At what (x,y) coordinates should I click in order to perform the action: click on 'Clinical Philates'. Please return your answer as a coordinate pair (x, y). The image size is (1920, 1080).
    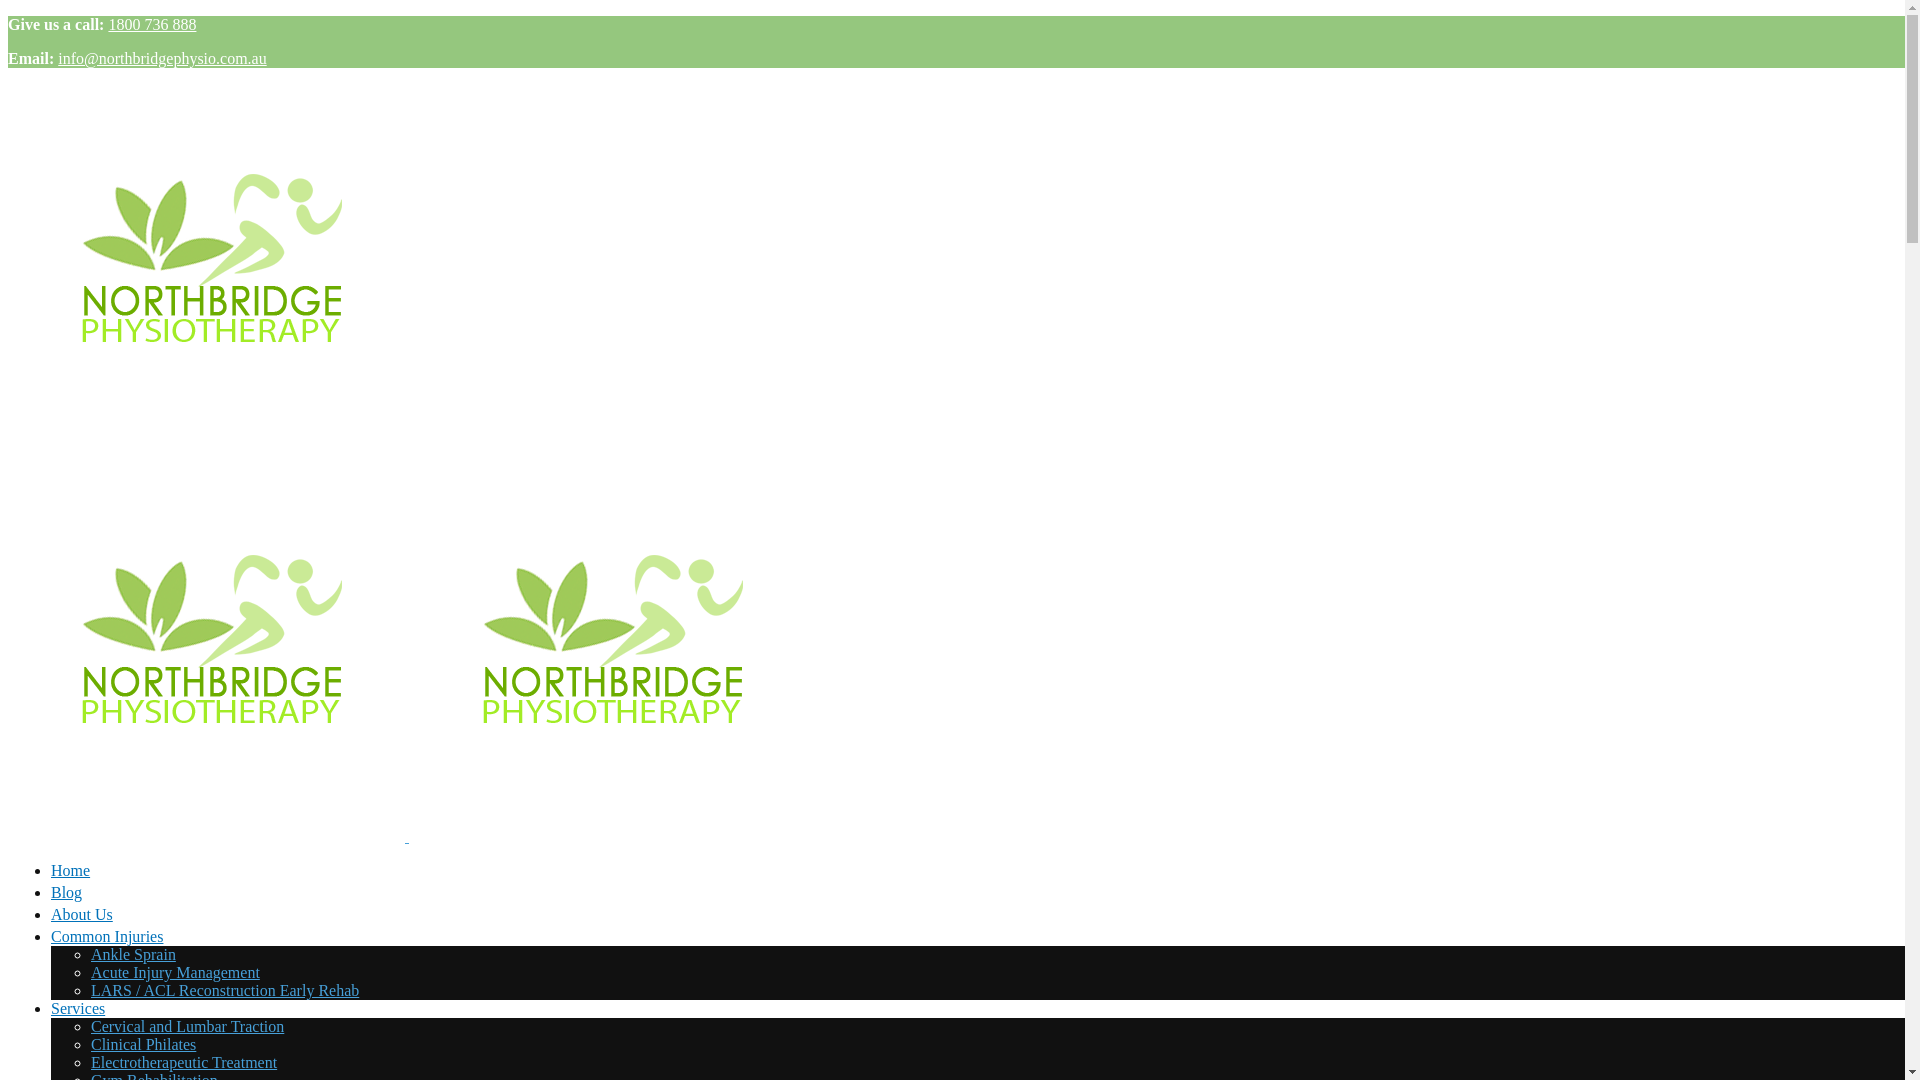
    Looking at the image, I should click on (142, 1043).